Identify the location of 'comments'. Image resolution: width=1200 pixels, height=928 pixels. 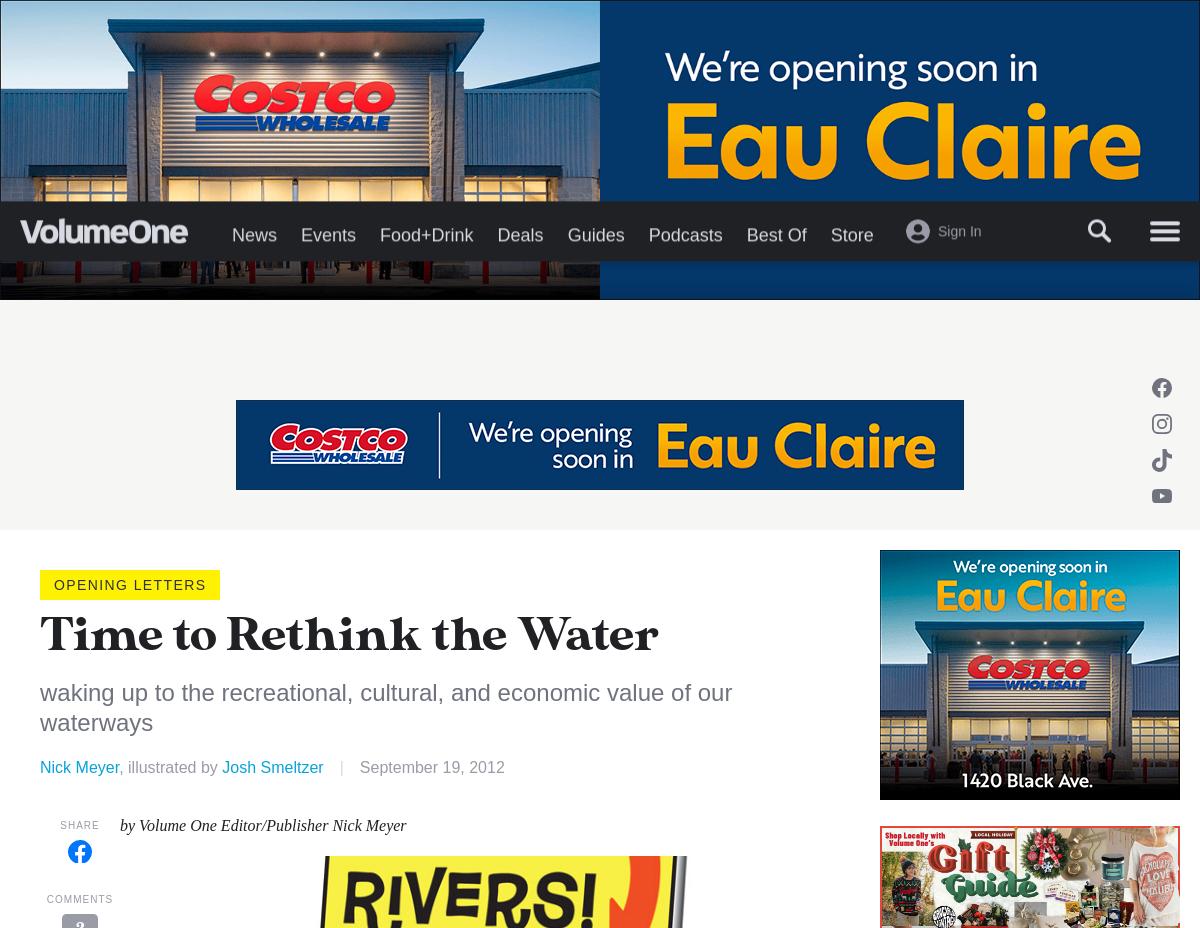
(79, 898).